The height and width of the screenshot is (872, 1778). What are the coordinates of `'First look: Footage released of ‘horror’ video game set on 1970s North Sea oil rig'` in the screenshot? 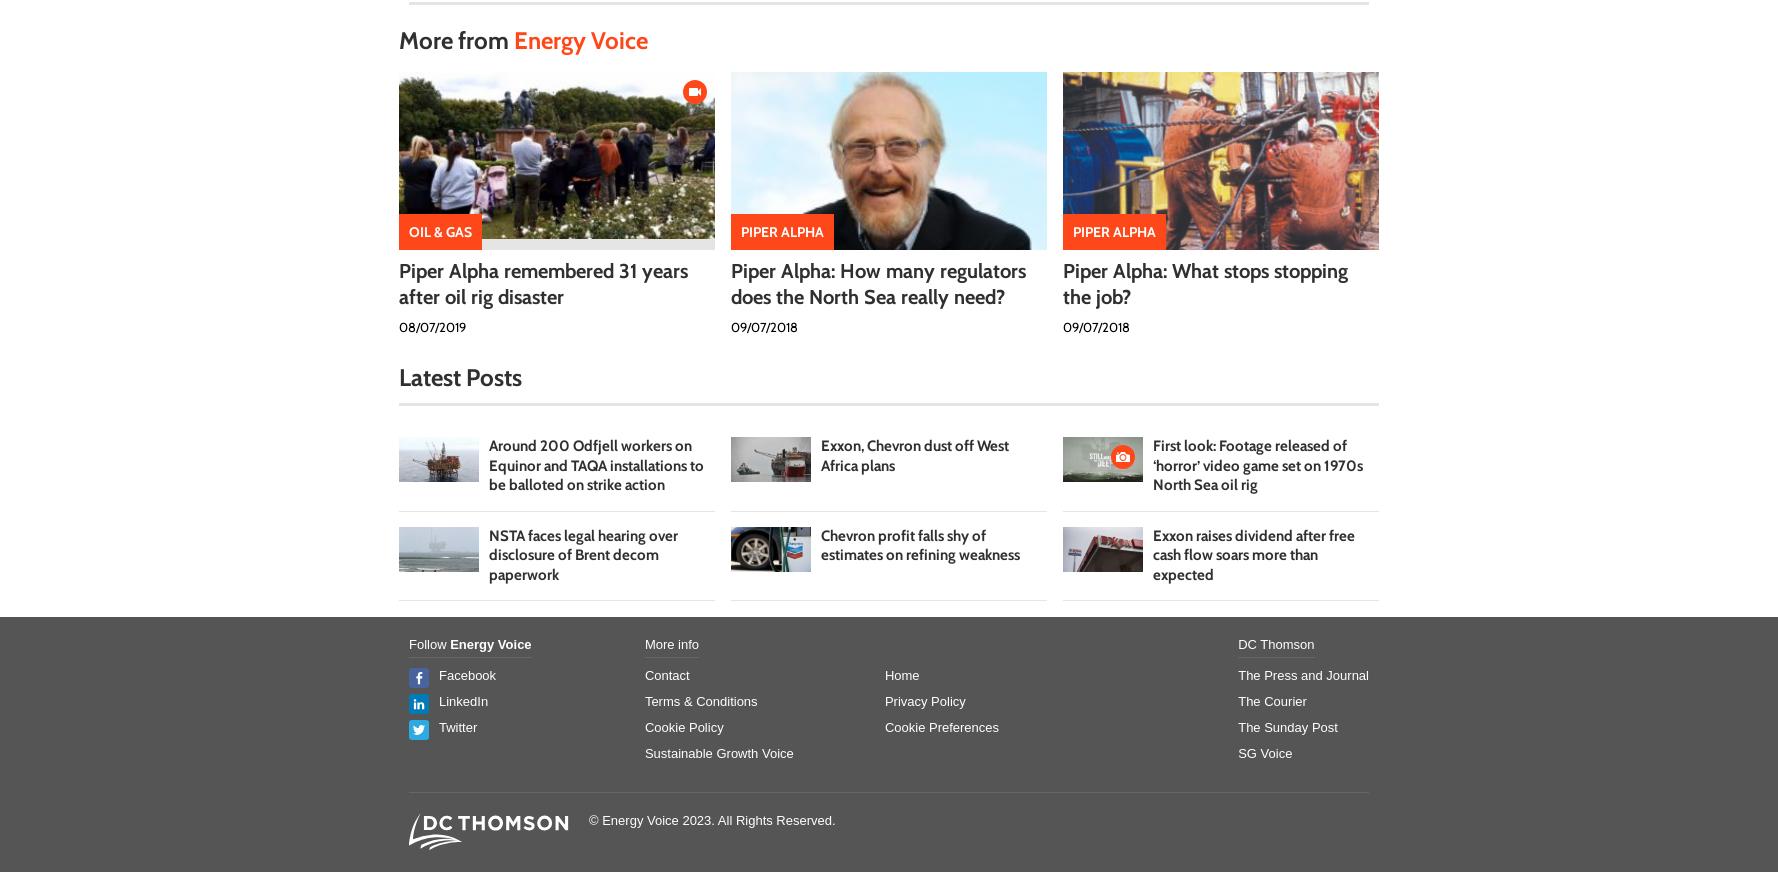 It's located at (1256, 464).